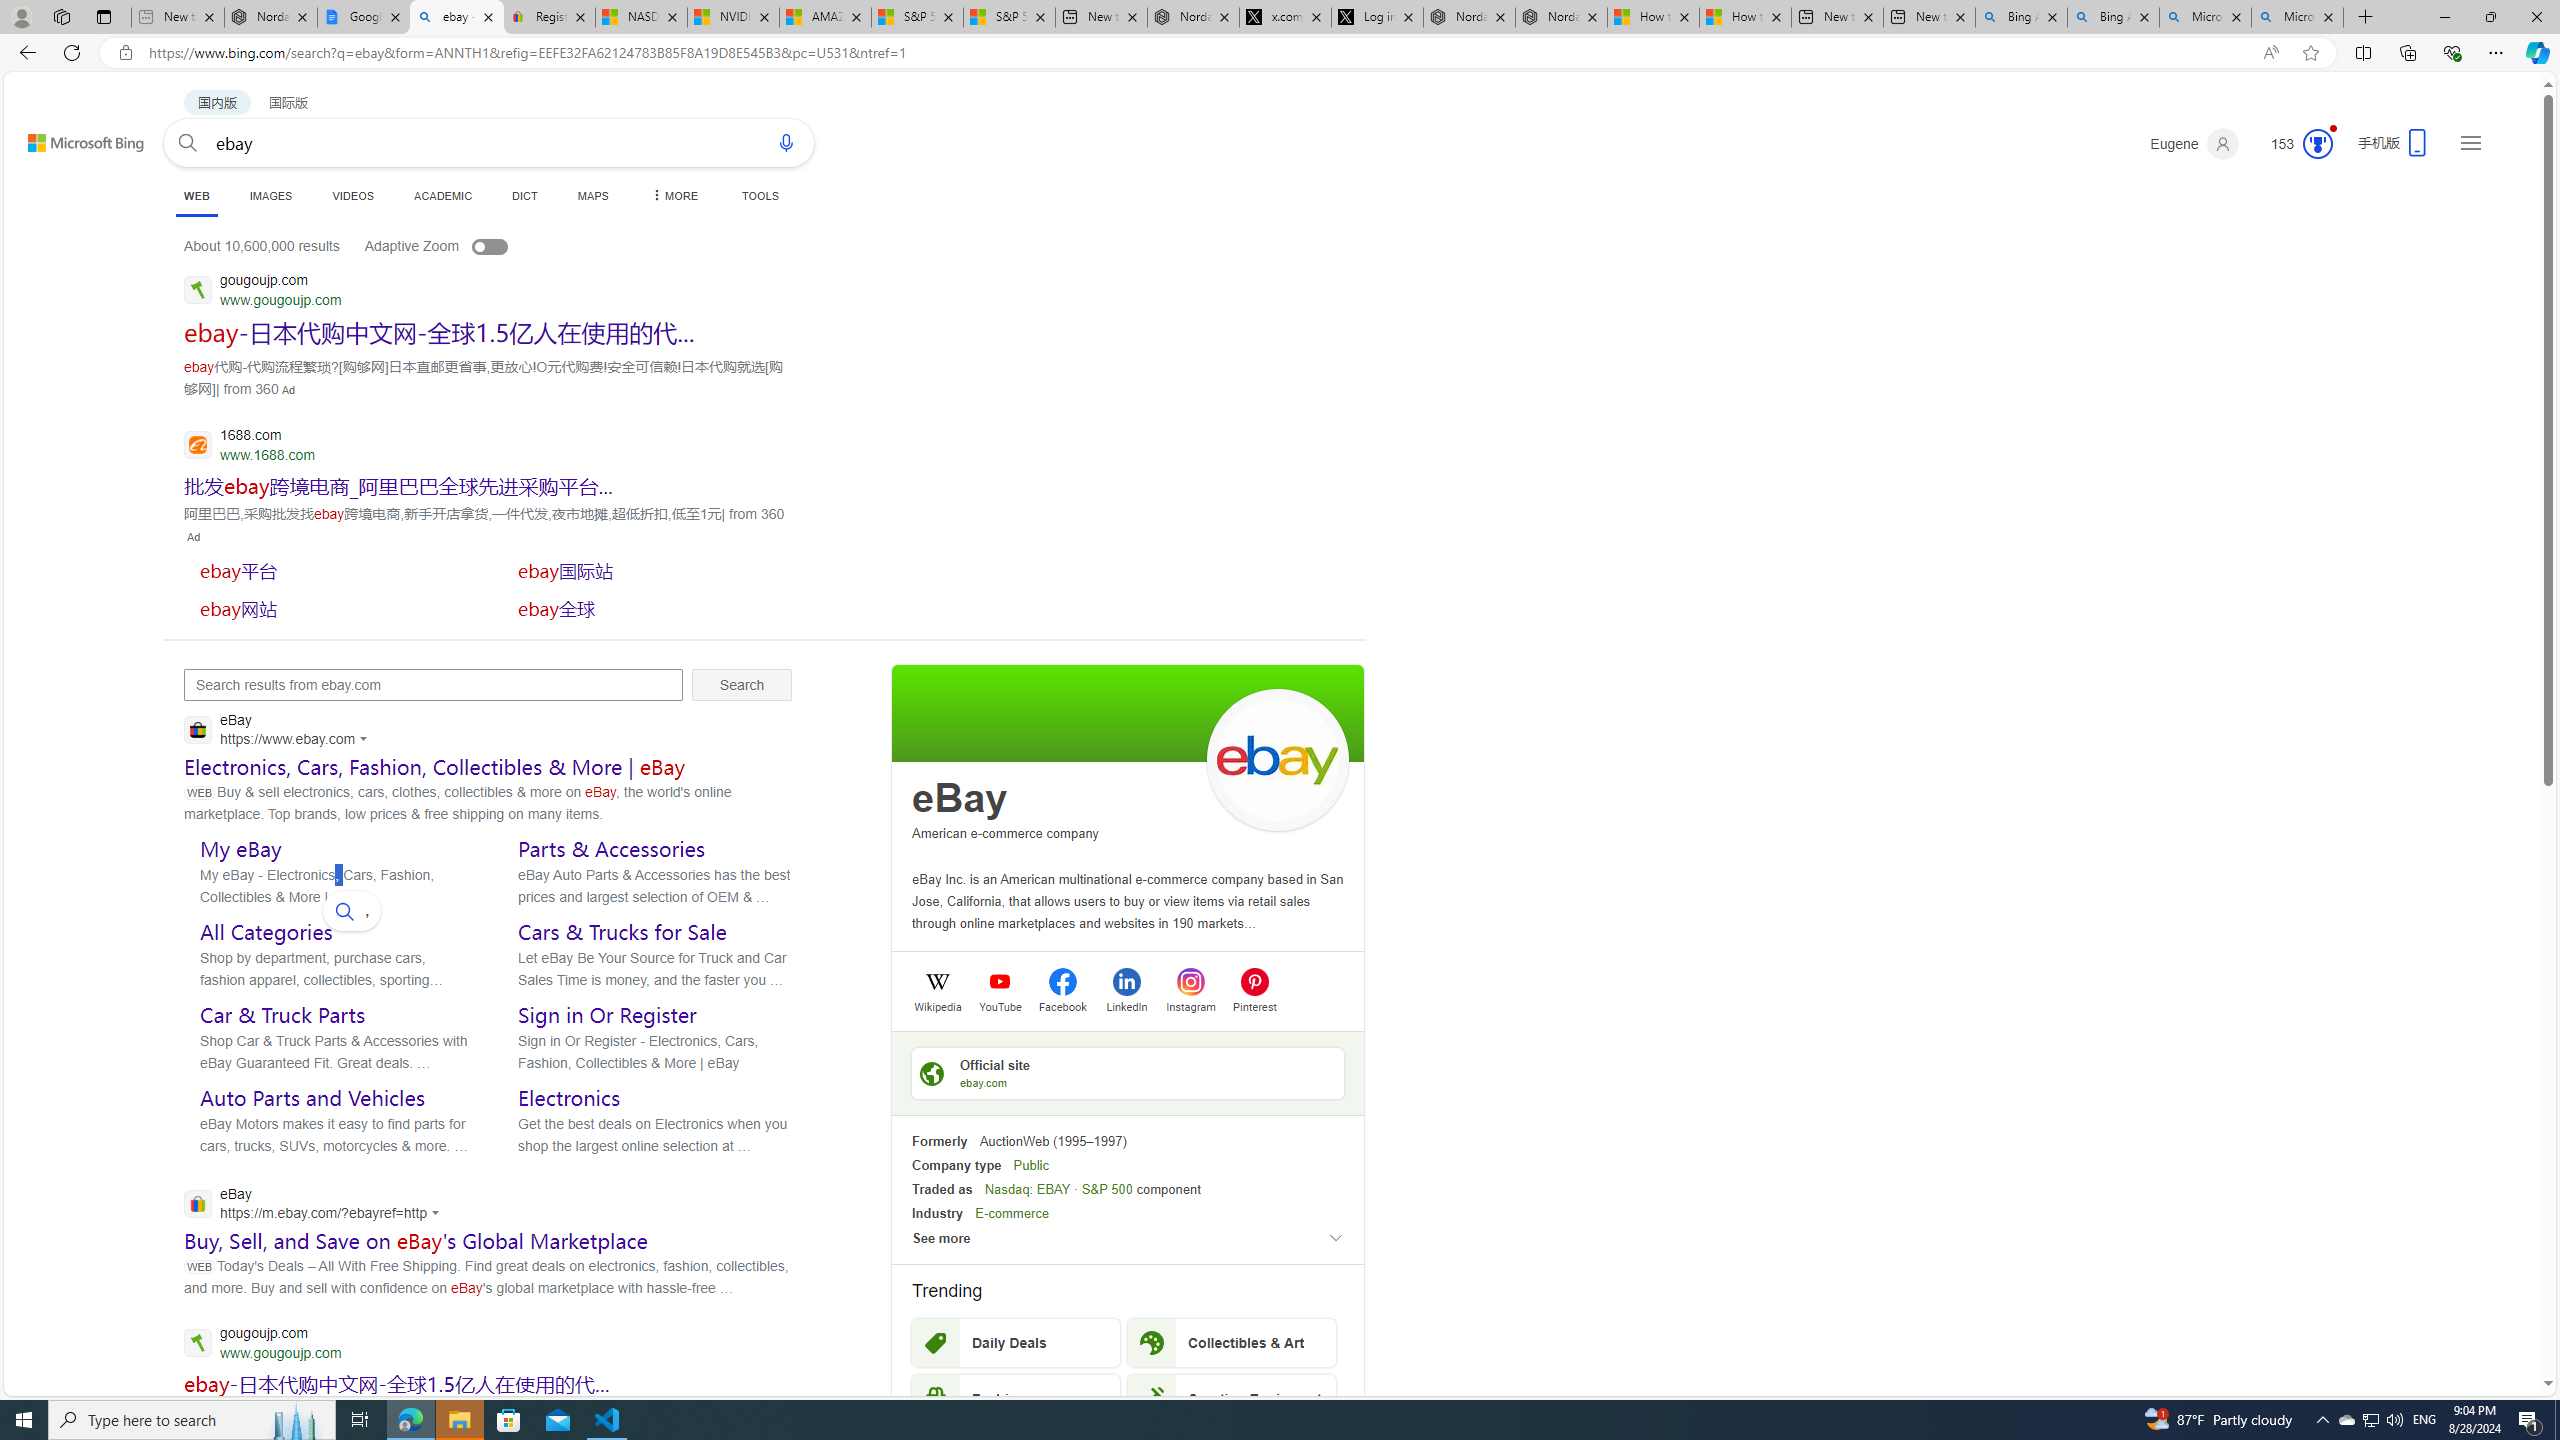 The width and height of the screenshot is (2560, 1440). Describe the element at coordinates (621, 930) in the screenshot. I see `'Cars & Trucks for Sale'` at that location.